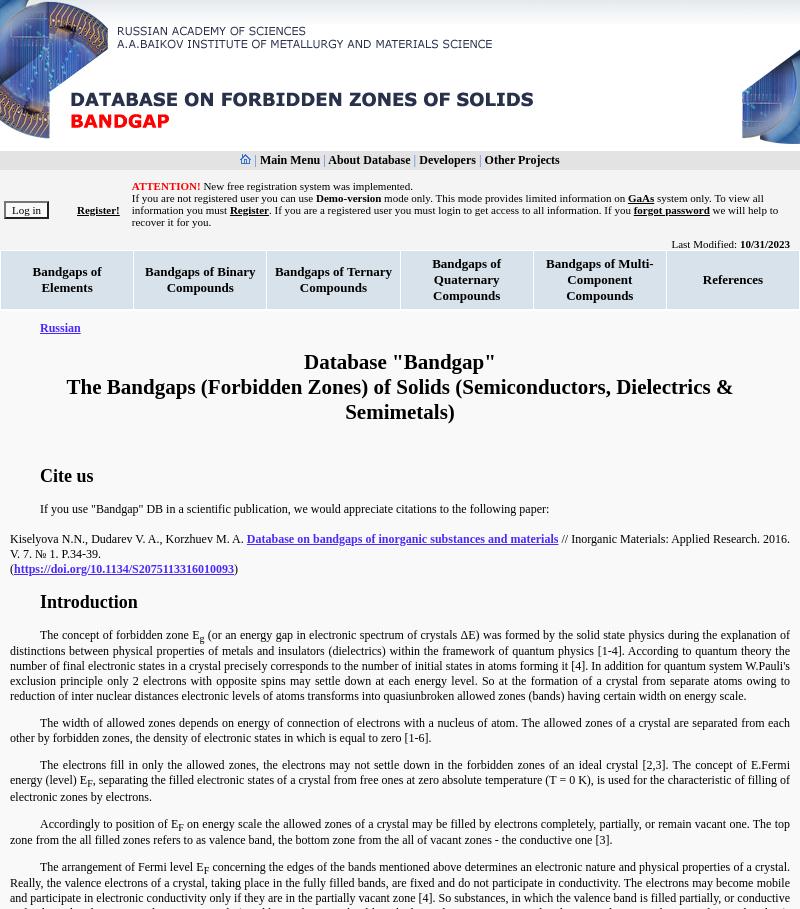 This screenshot has width=800, height=909. Describe the element at coordinates (130, 197) in the screenshot. I see `'If you are not registered user you can use'` at that location.